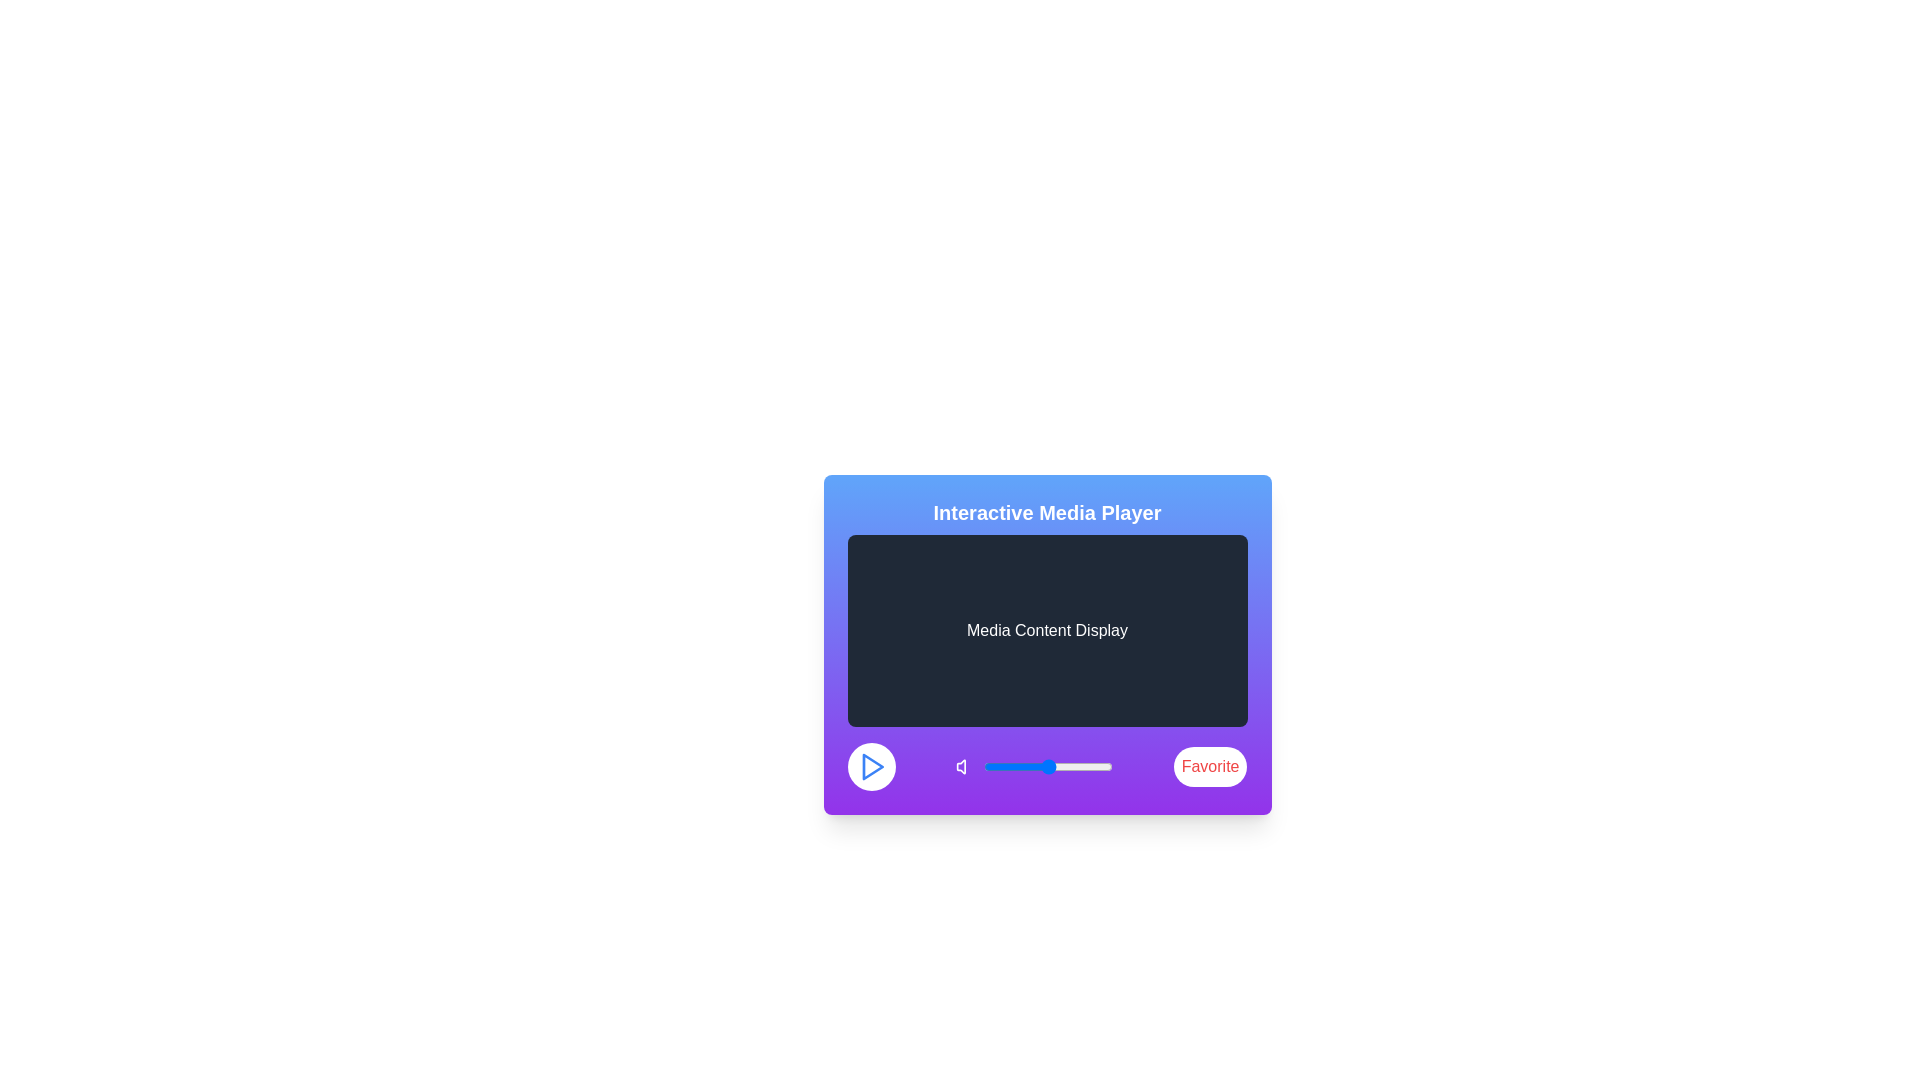 The image size is (1920, 1080). Describe the element at coordinates (872, 766) in the screenshot. I see `the Play Button, which is a small triangular play symbol within a circular button located in the bottom left corner of the interactive media player interface, to initiate media playback` at that location.